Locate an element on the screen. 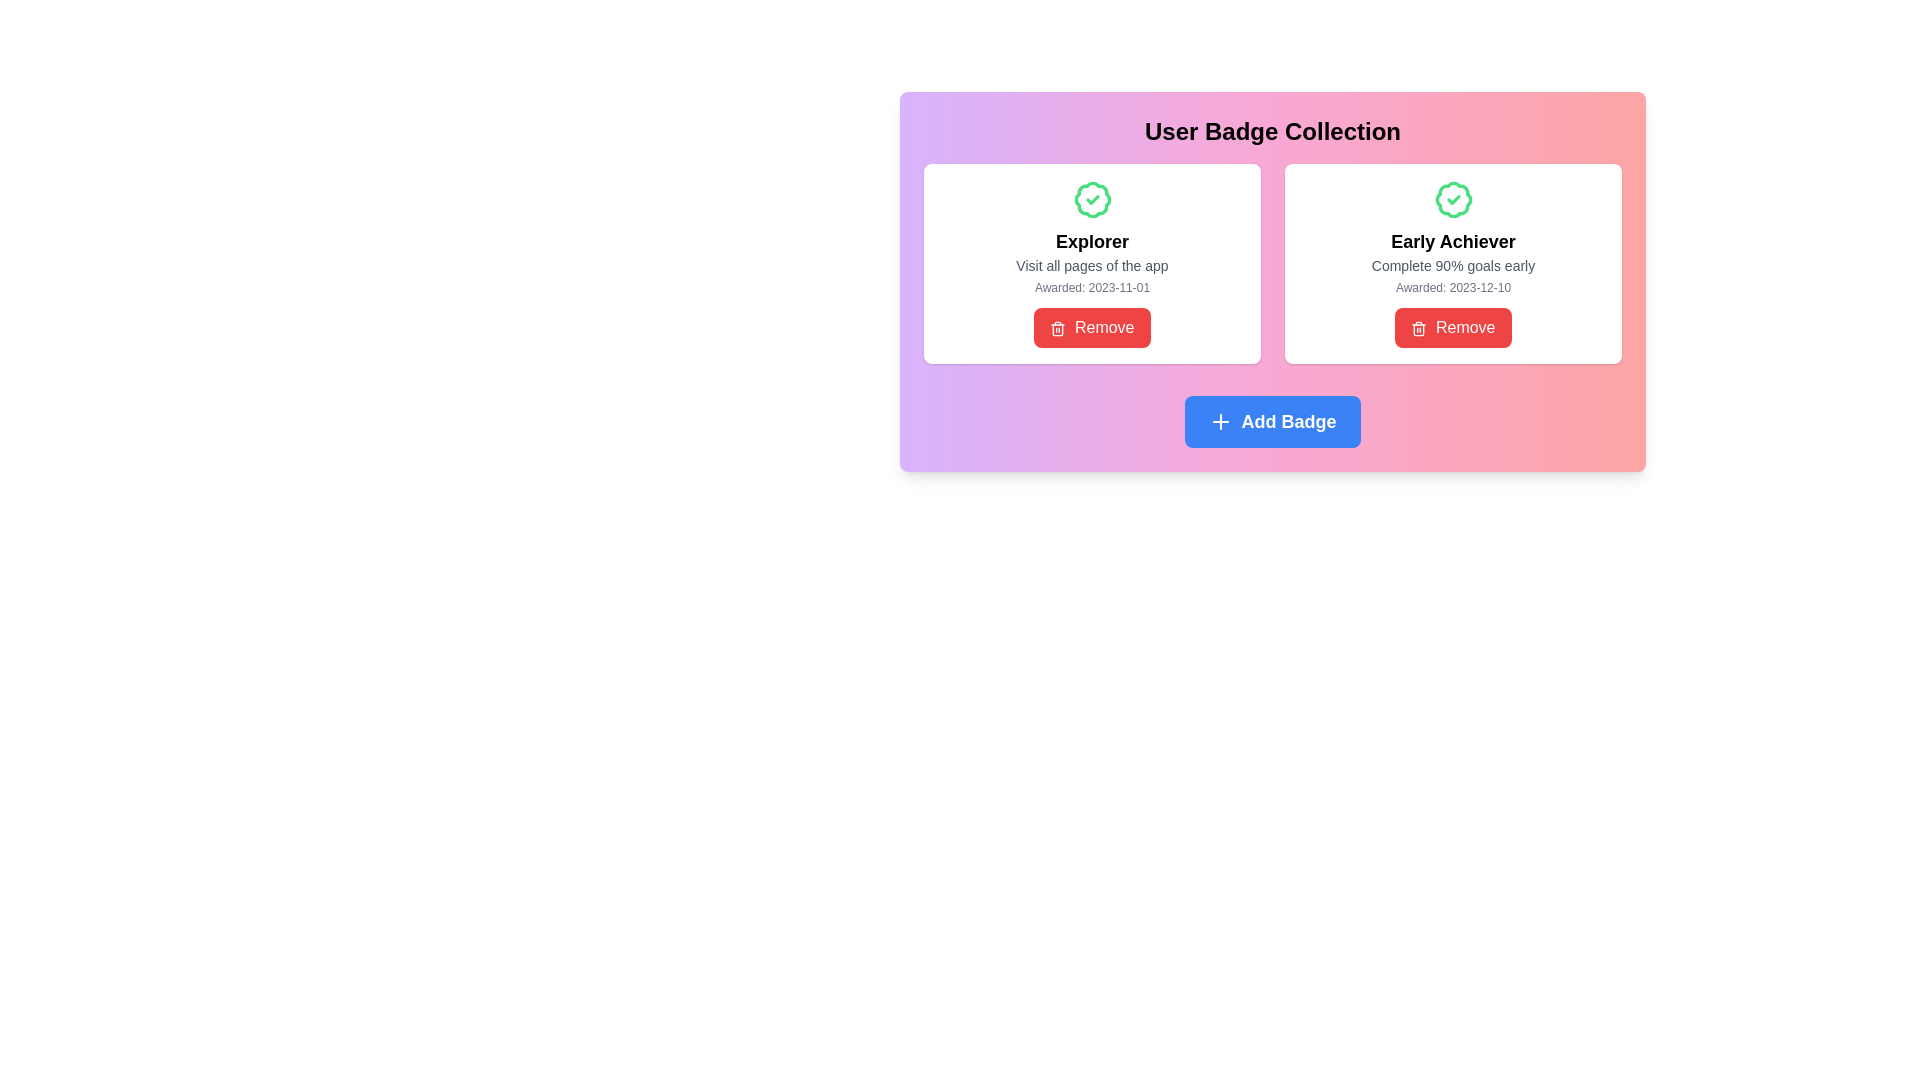  the green outlined circle badge icon with a checkmark in the center, located at the top center of the card titled 'Explorer' in the 'User Badge Collection' section is located at coordinates (1091, 200).